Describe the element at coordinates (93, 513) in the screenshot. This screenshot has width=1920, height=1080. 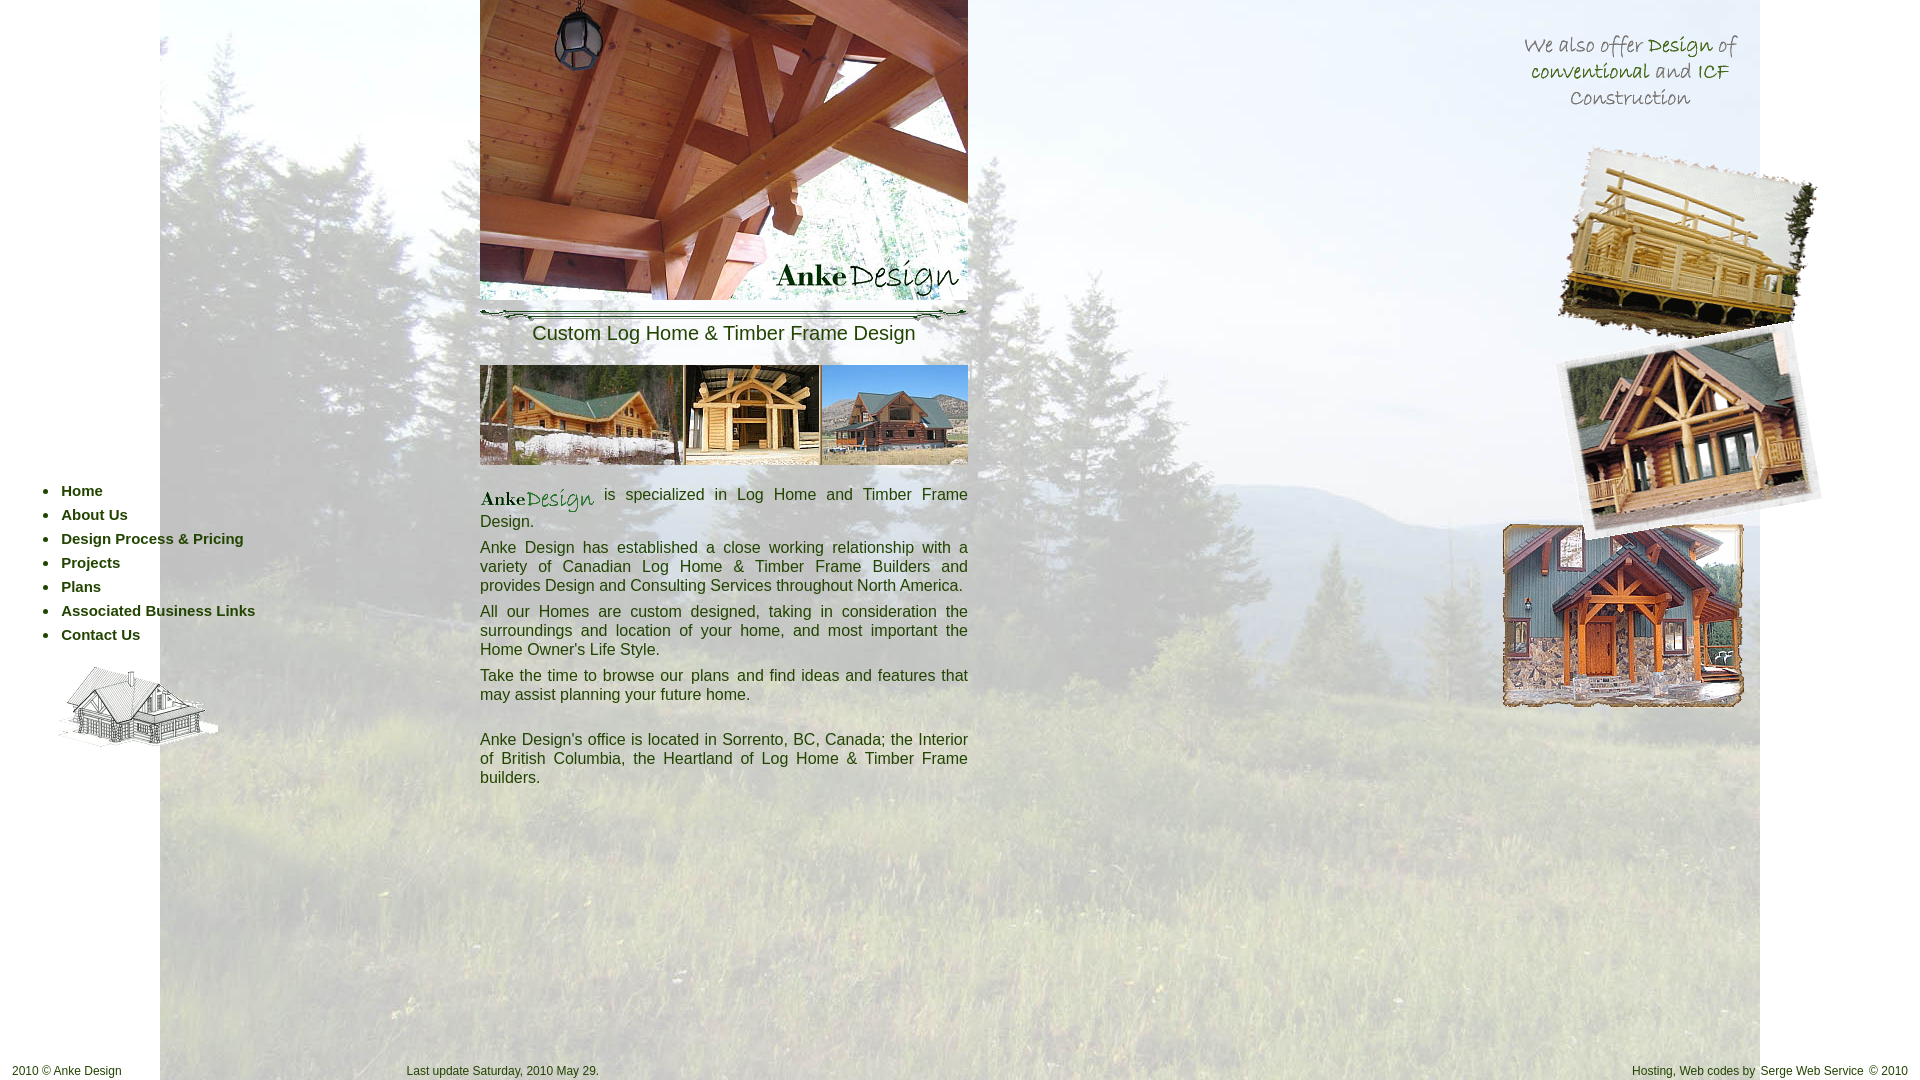
I see `'About Us'` at that location.